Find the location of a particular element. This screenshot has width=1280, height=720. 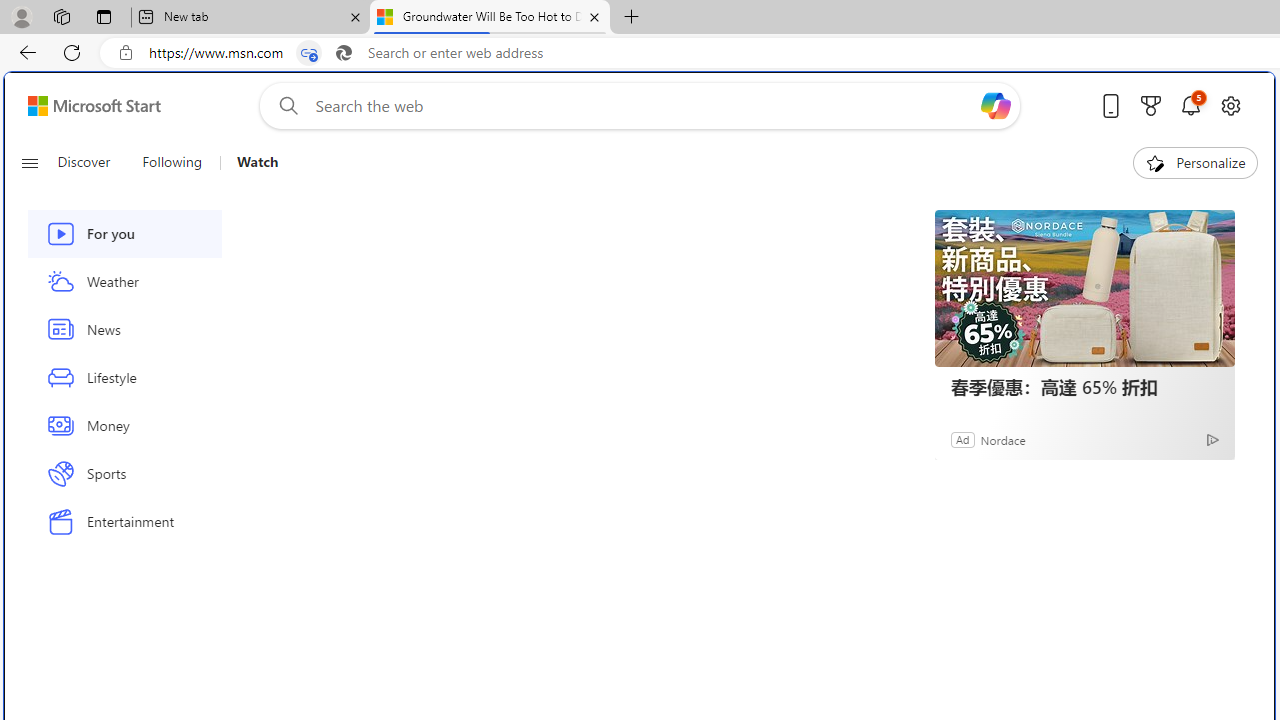

'Microsoft Start' is located at coordinates (93, 105).